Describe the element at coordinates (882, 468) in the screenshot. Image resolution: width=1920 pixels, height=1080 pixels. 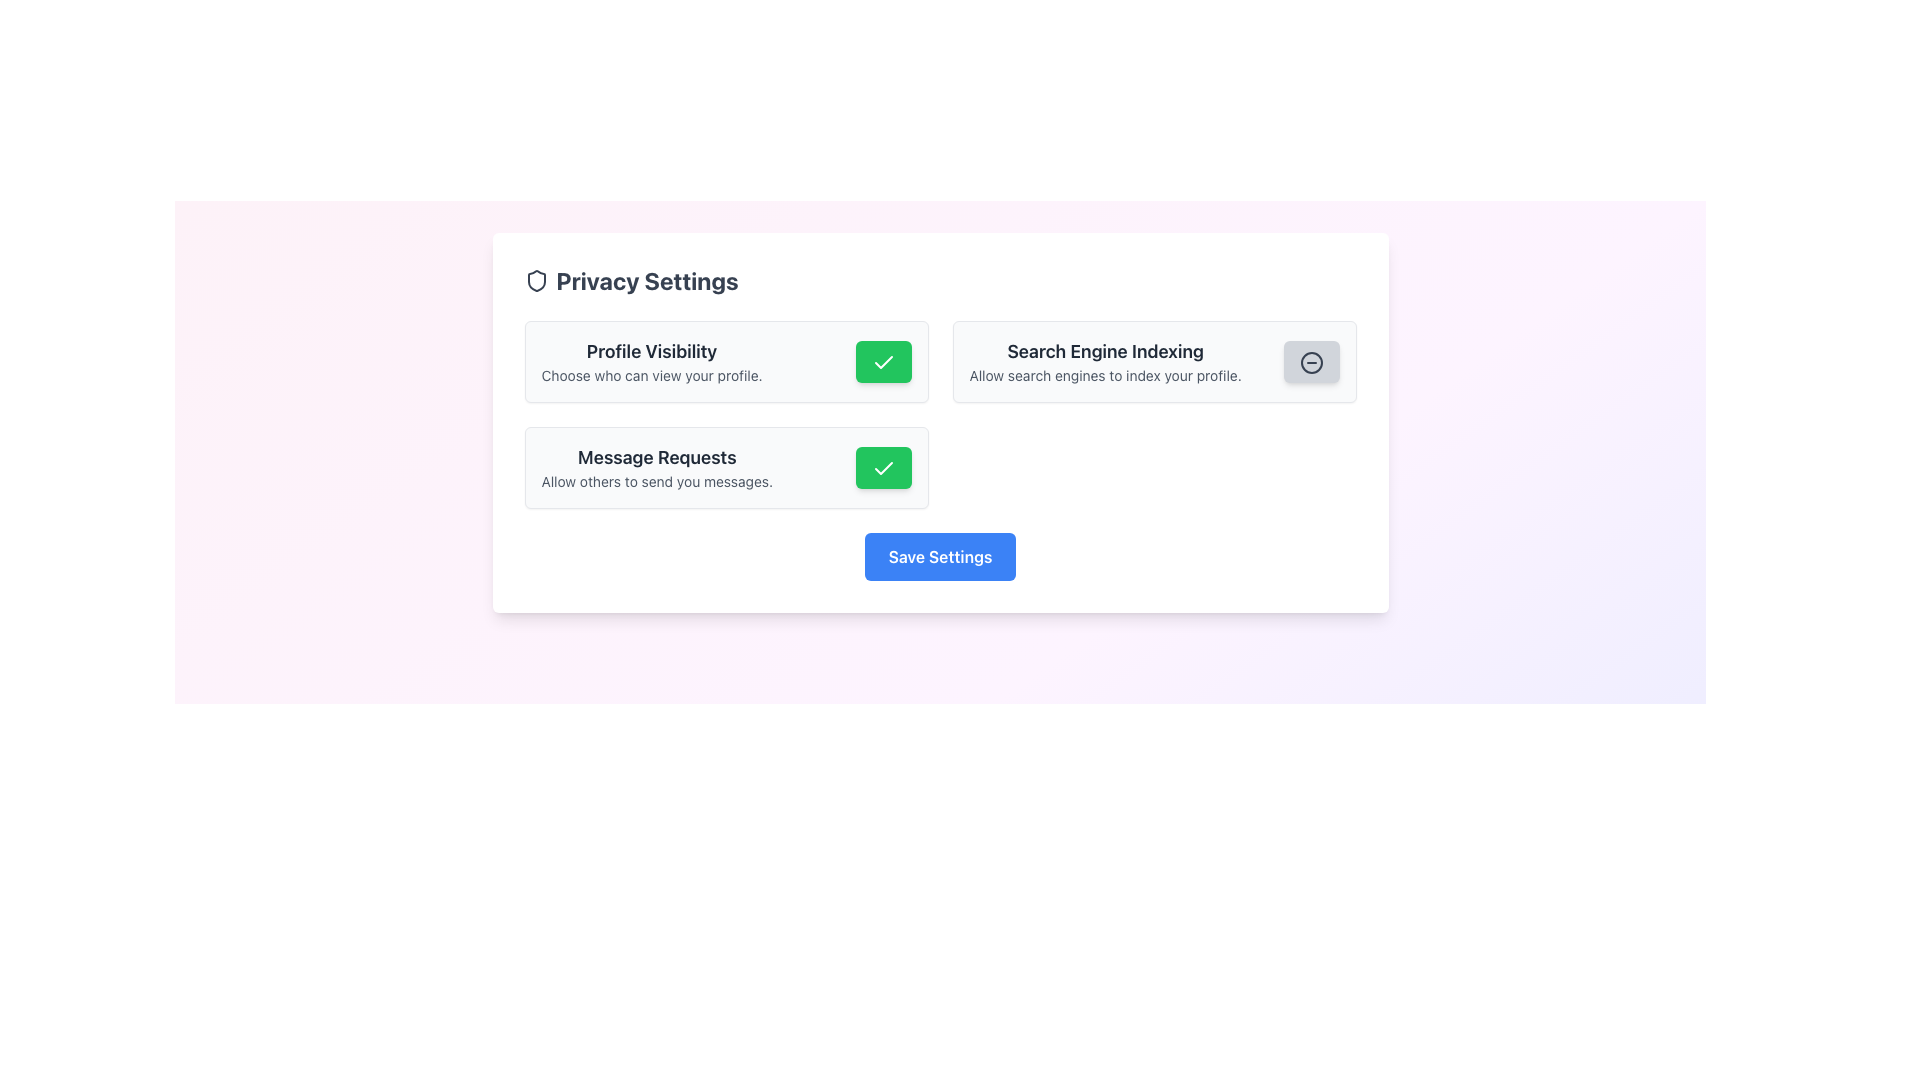
I see `the 'Message Requests' icon, which is visually represented as a green-styled button indicating that the option is toggled on in the 'Privacy Settings' section` at that location.